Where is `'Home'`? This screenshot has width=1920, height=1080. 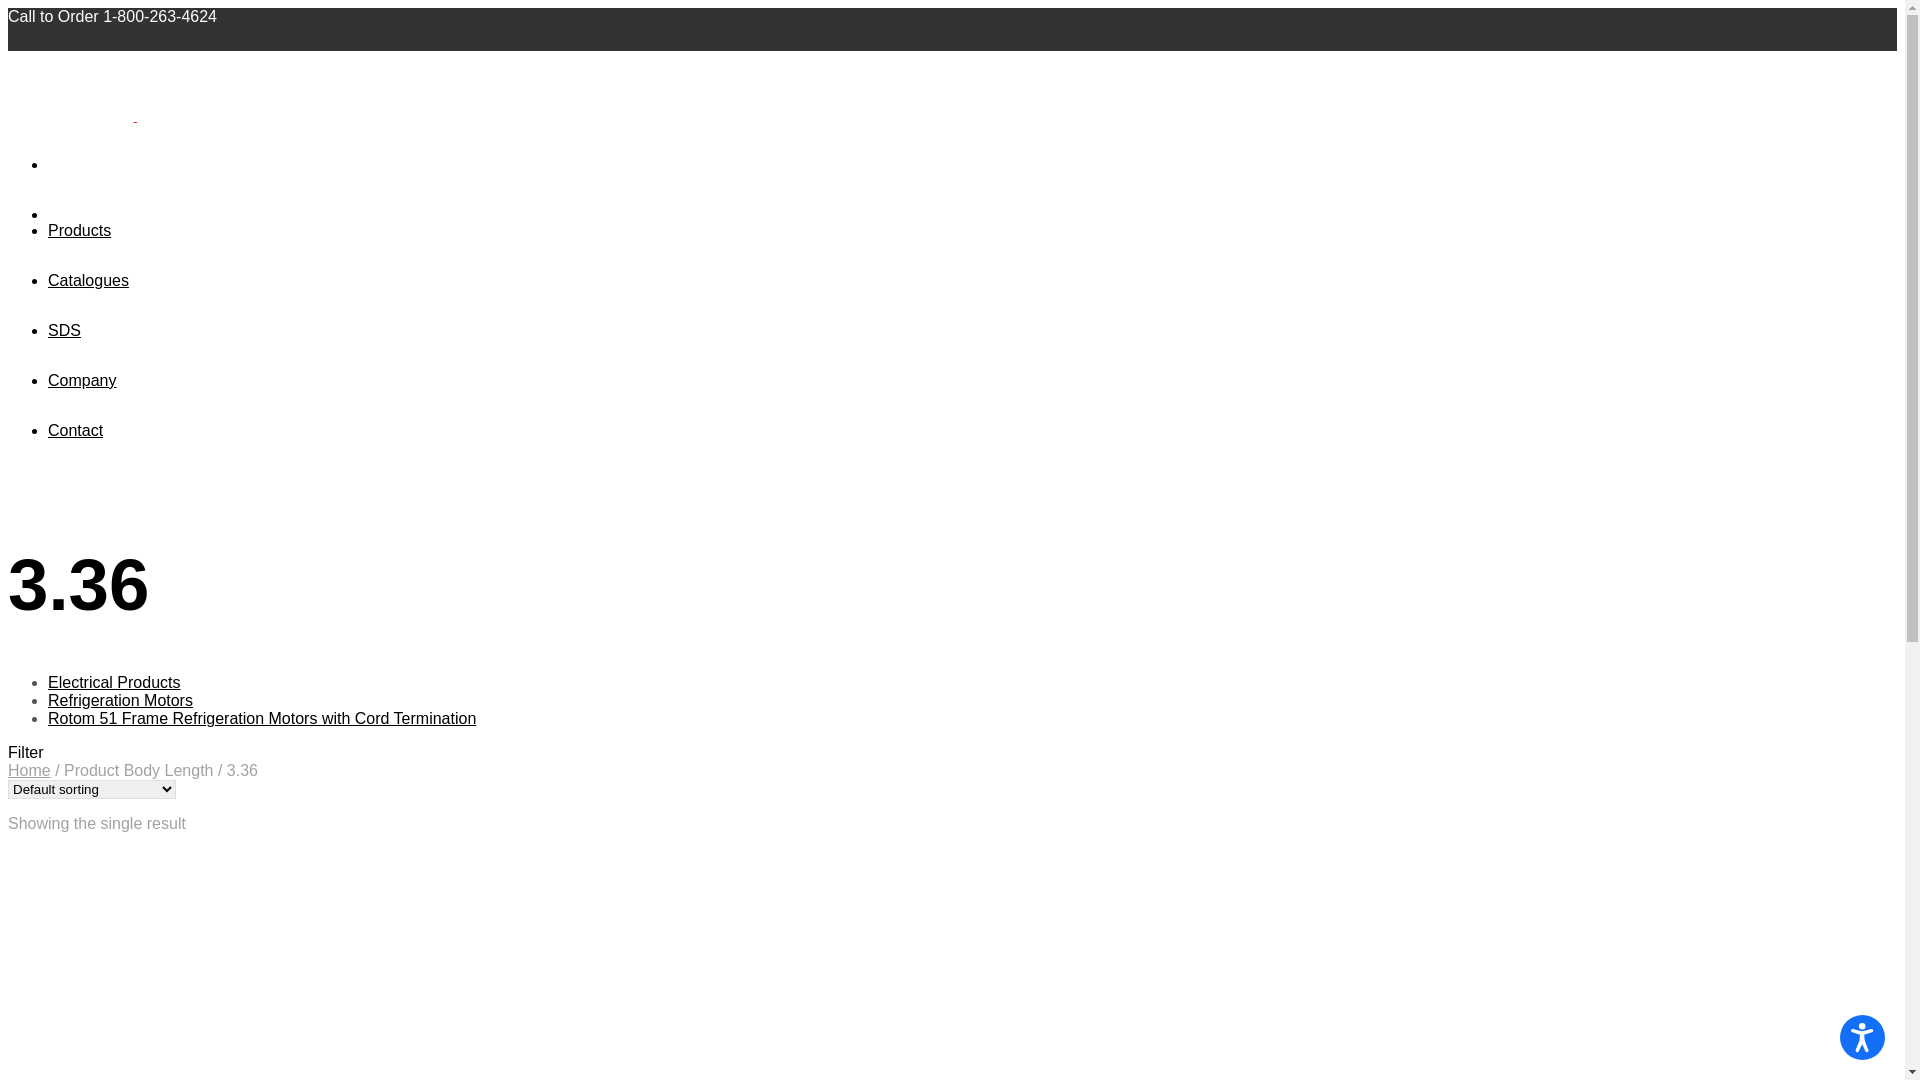 'Home' is located at coordinates (29, 769).